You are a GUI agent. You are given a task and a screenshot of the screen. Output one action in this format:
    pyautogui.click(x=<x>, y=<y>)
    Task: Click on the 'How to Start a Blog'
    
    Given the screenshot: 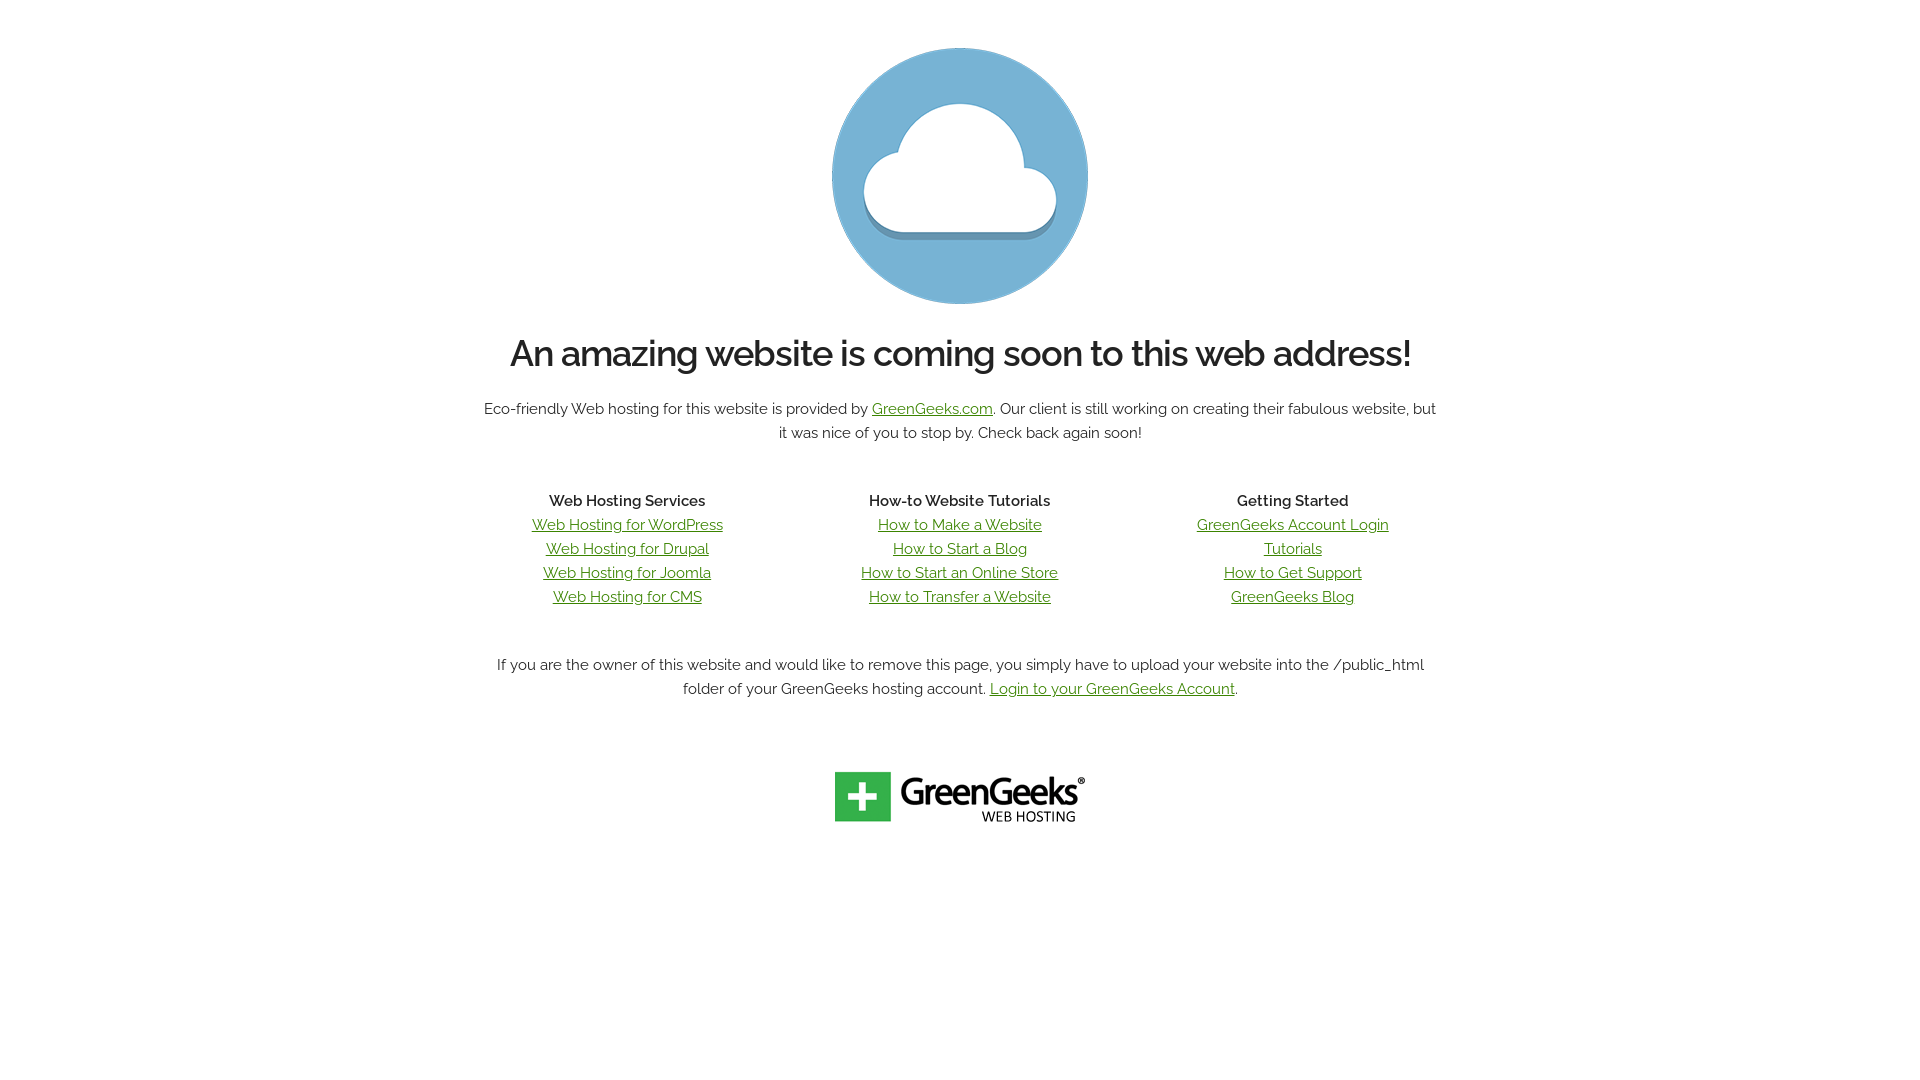 What is the action you would take?
    pyautogui.click(x=960, y=548)
    